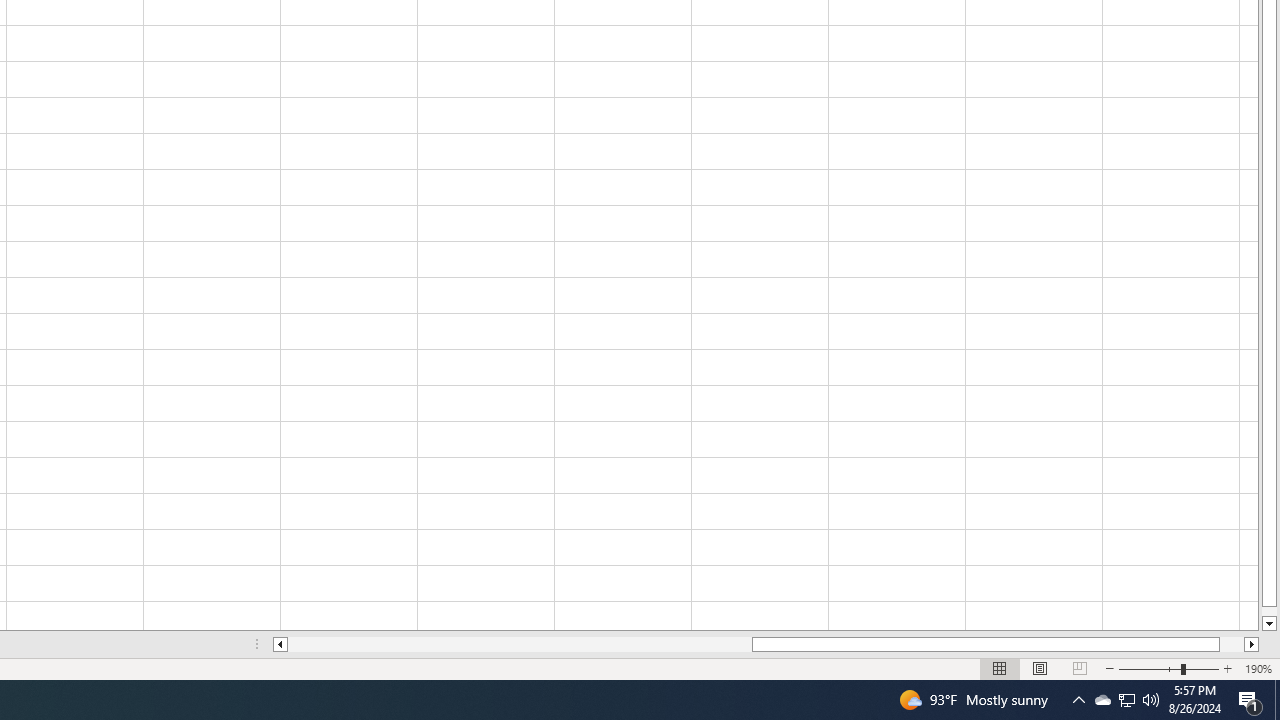 The height and width of the screenshot is (720, 1280). Describe the element at coordinates (1268, 623) in the screenshot. I see `'Line down'` at that location.